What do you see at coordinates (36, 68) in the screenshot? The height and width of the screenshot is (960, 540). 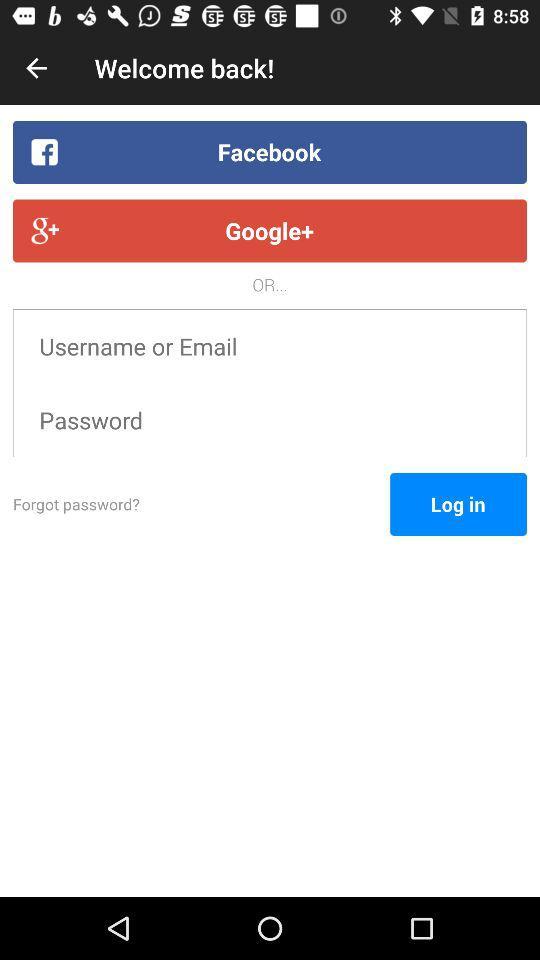 I see `icon above the facebook item` at bounding box center [36, 68].